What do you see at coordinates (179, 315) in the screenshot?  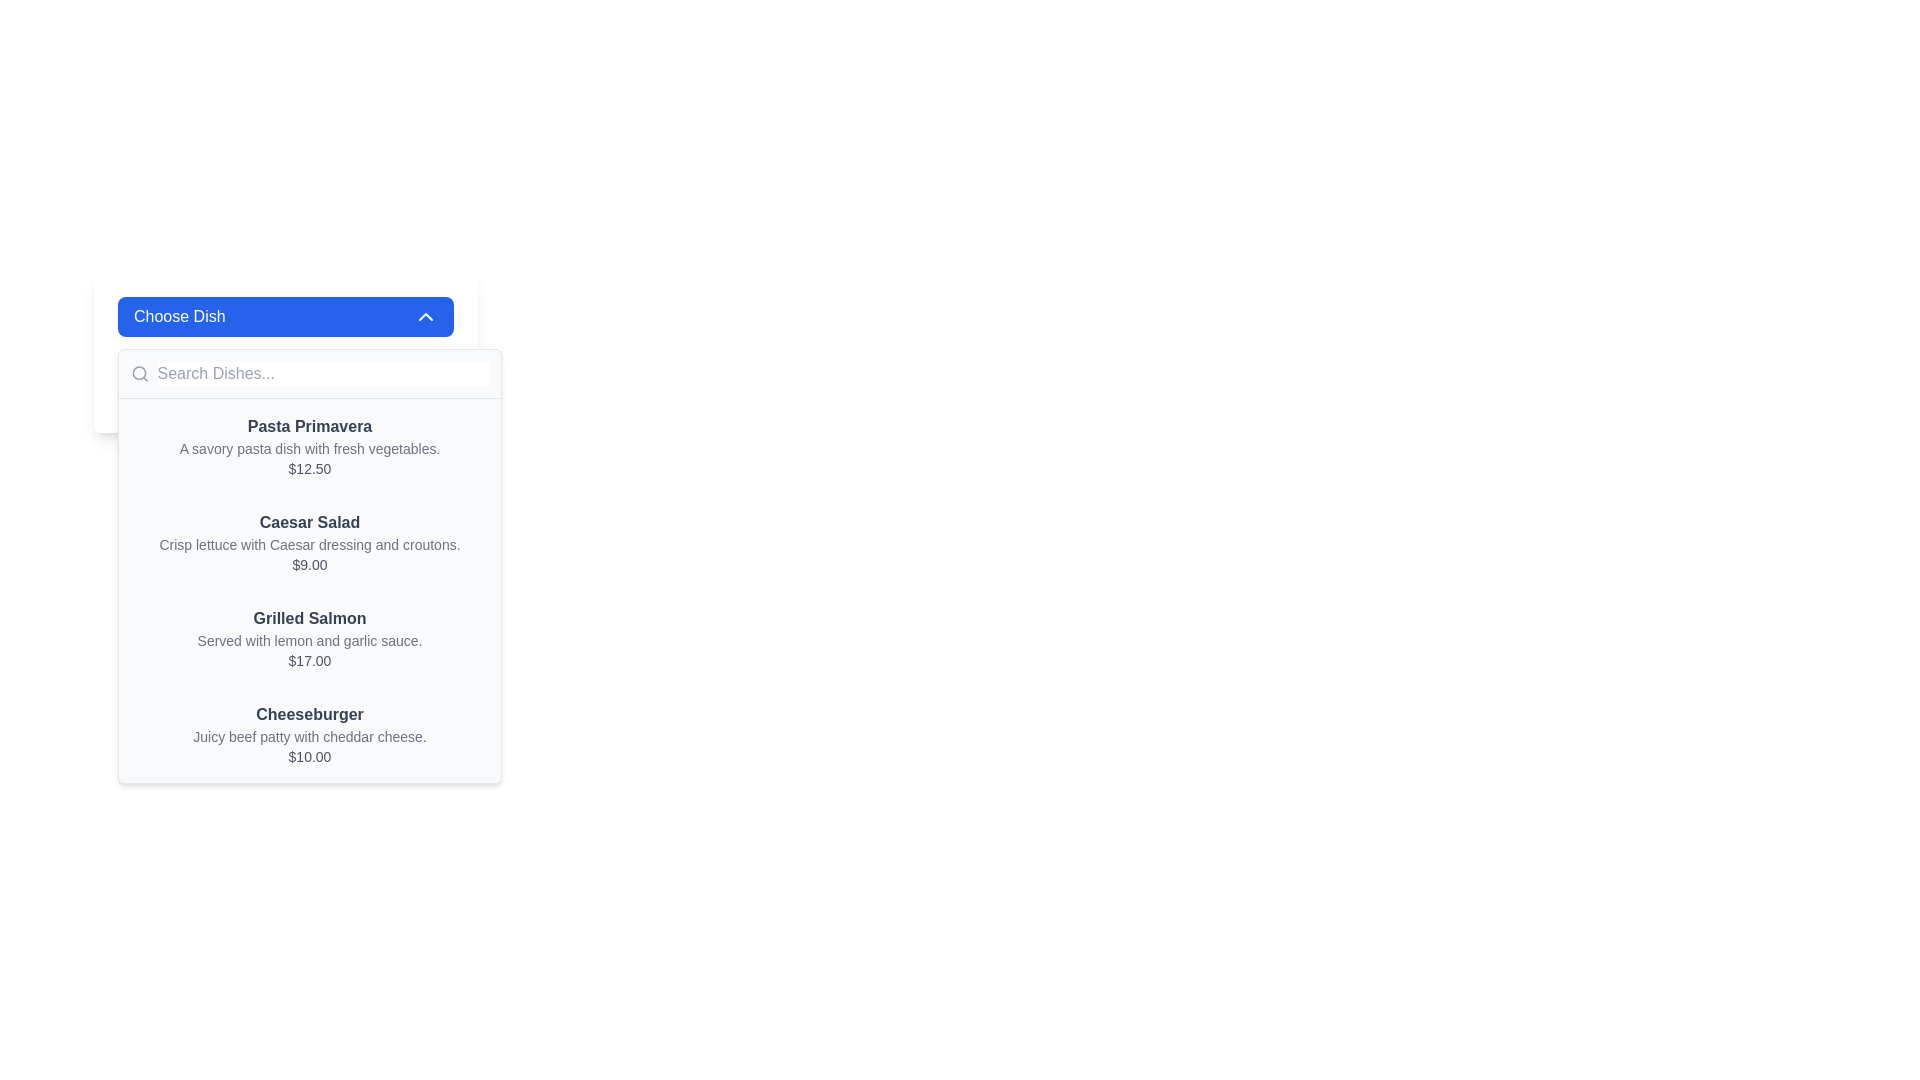 I see `the text label that indicates the selection of a dish in the drop-down menu, which is centrally aligned within a blue button at the top` at bounding box center [179, 315].